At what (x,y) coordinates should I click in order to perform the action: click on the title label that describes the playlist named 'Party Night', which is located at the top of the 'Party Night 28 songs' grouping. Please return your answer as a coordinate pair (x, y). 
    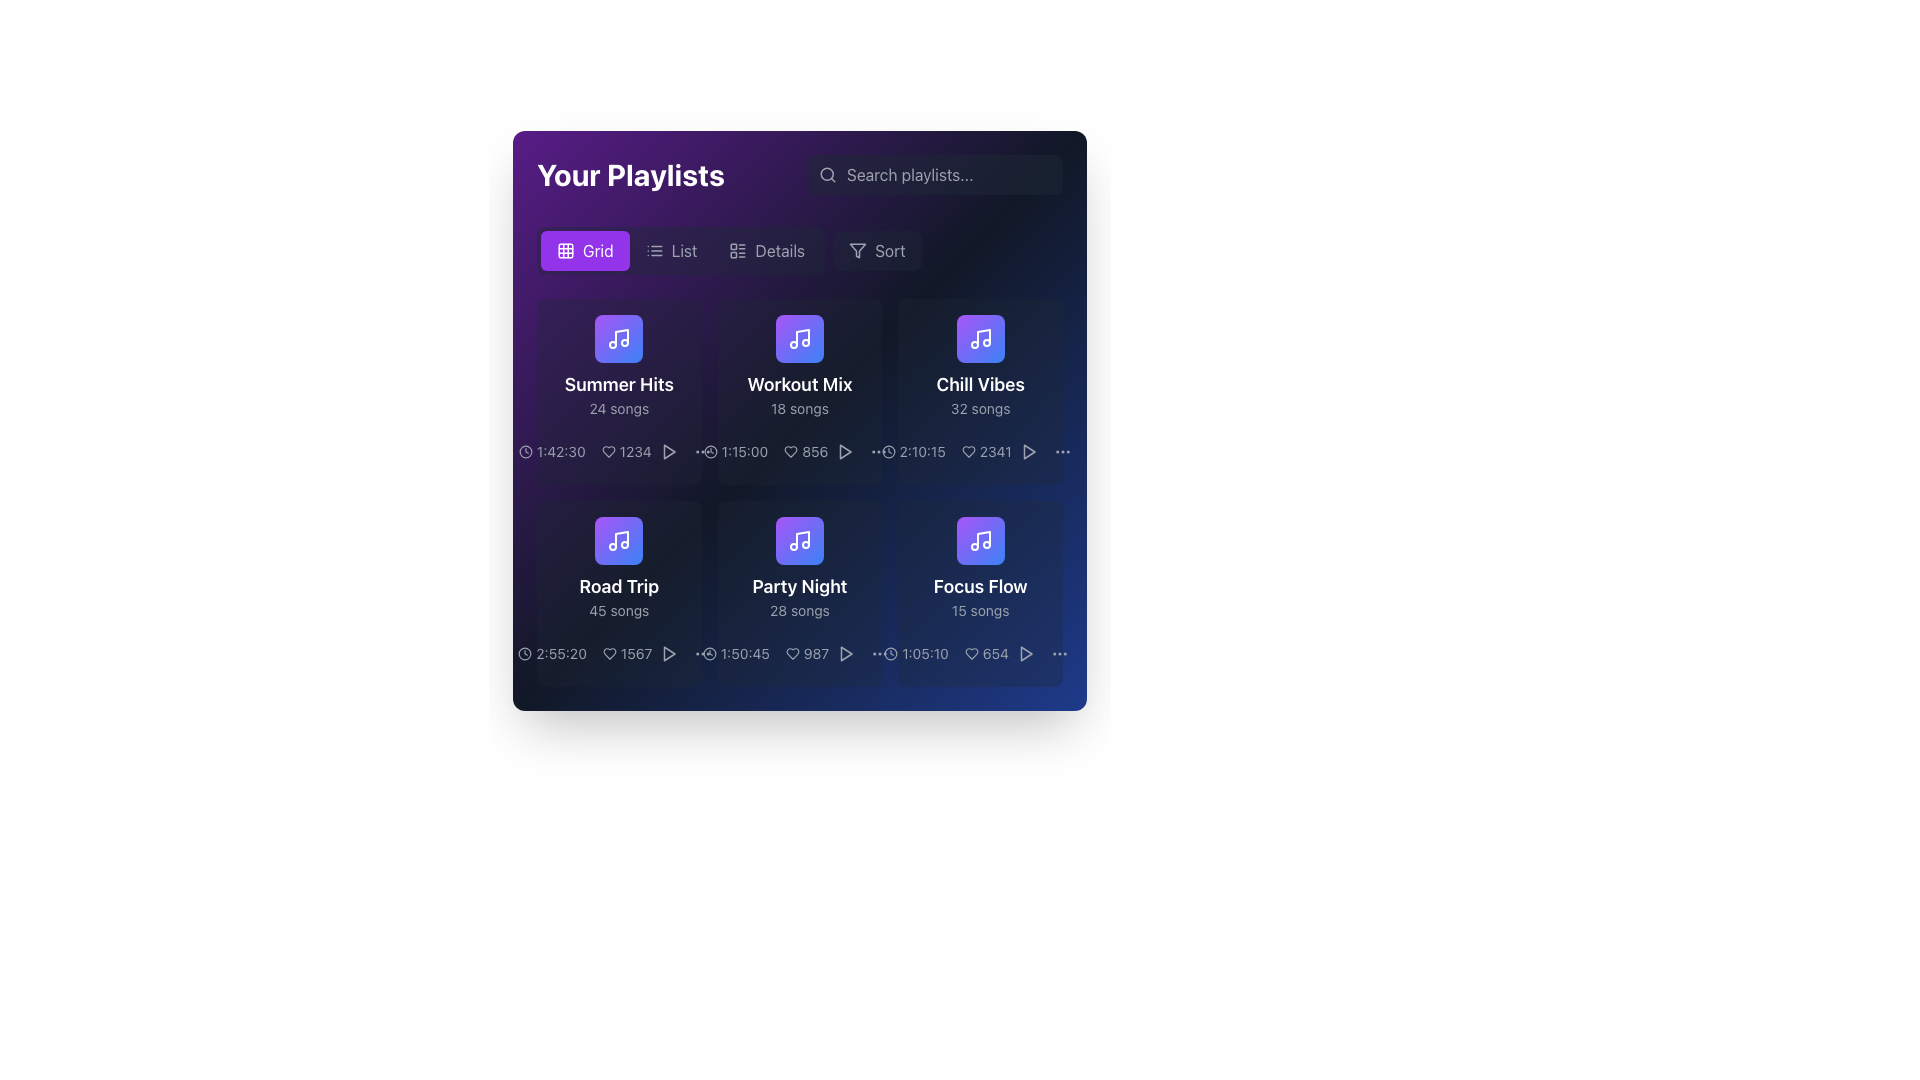
    Looking at the image, I should click on (800, 585).